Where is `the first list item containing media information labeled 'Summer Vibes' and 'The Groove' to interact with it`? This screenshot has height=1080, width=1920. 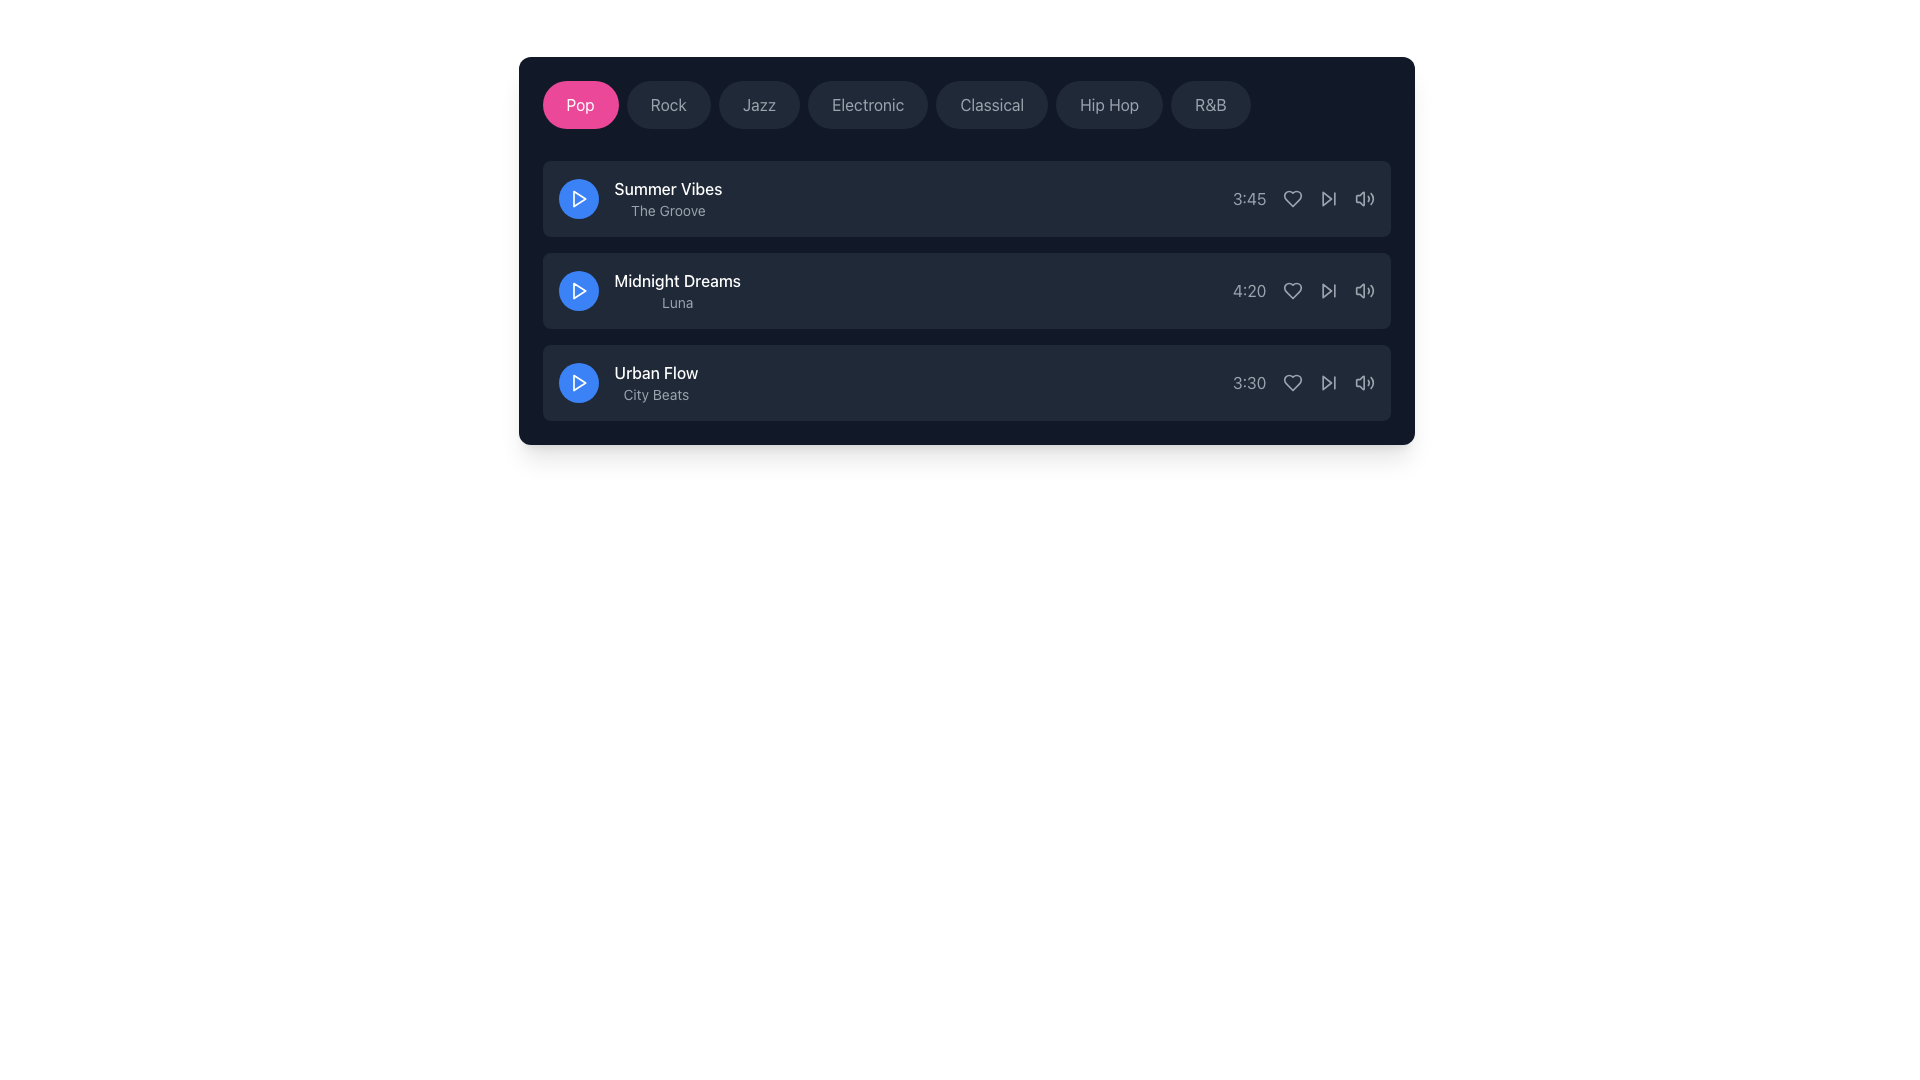
the first list item containing media information labeled 'Summer Vibes' and 'The Groove' to interact with it is located at coordinates (966, 199).